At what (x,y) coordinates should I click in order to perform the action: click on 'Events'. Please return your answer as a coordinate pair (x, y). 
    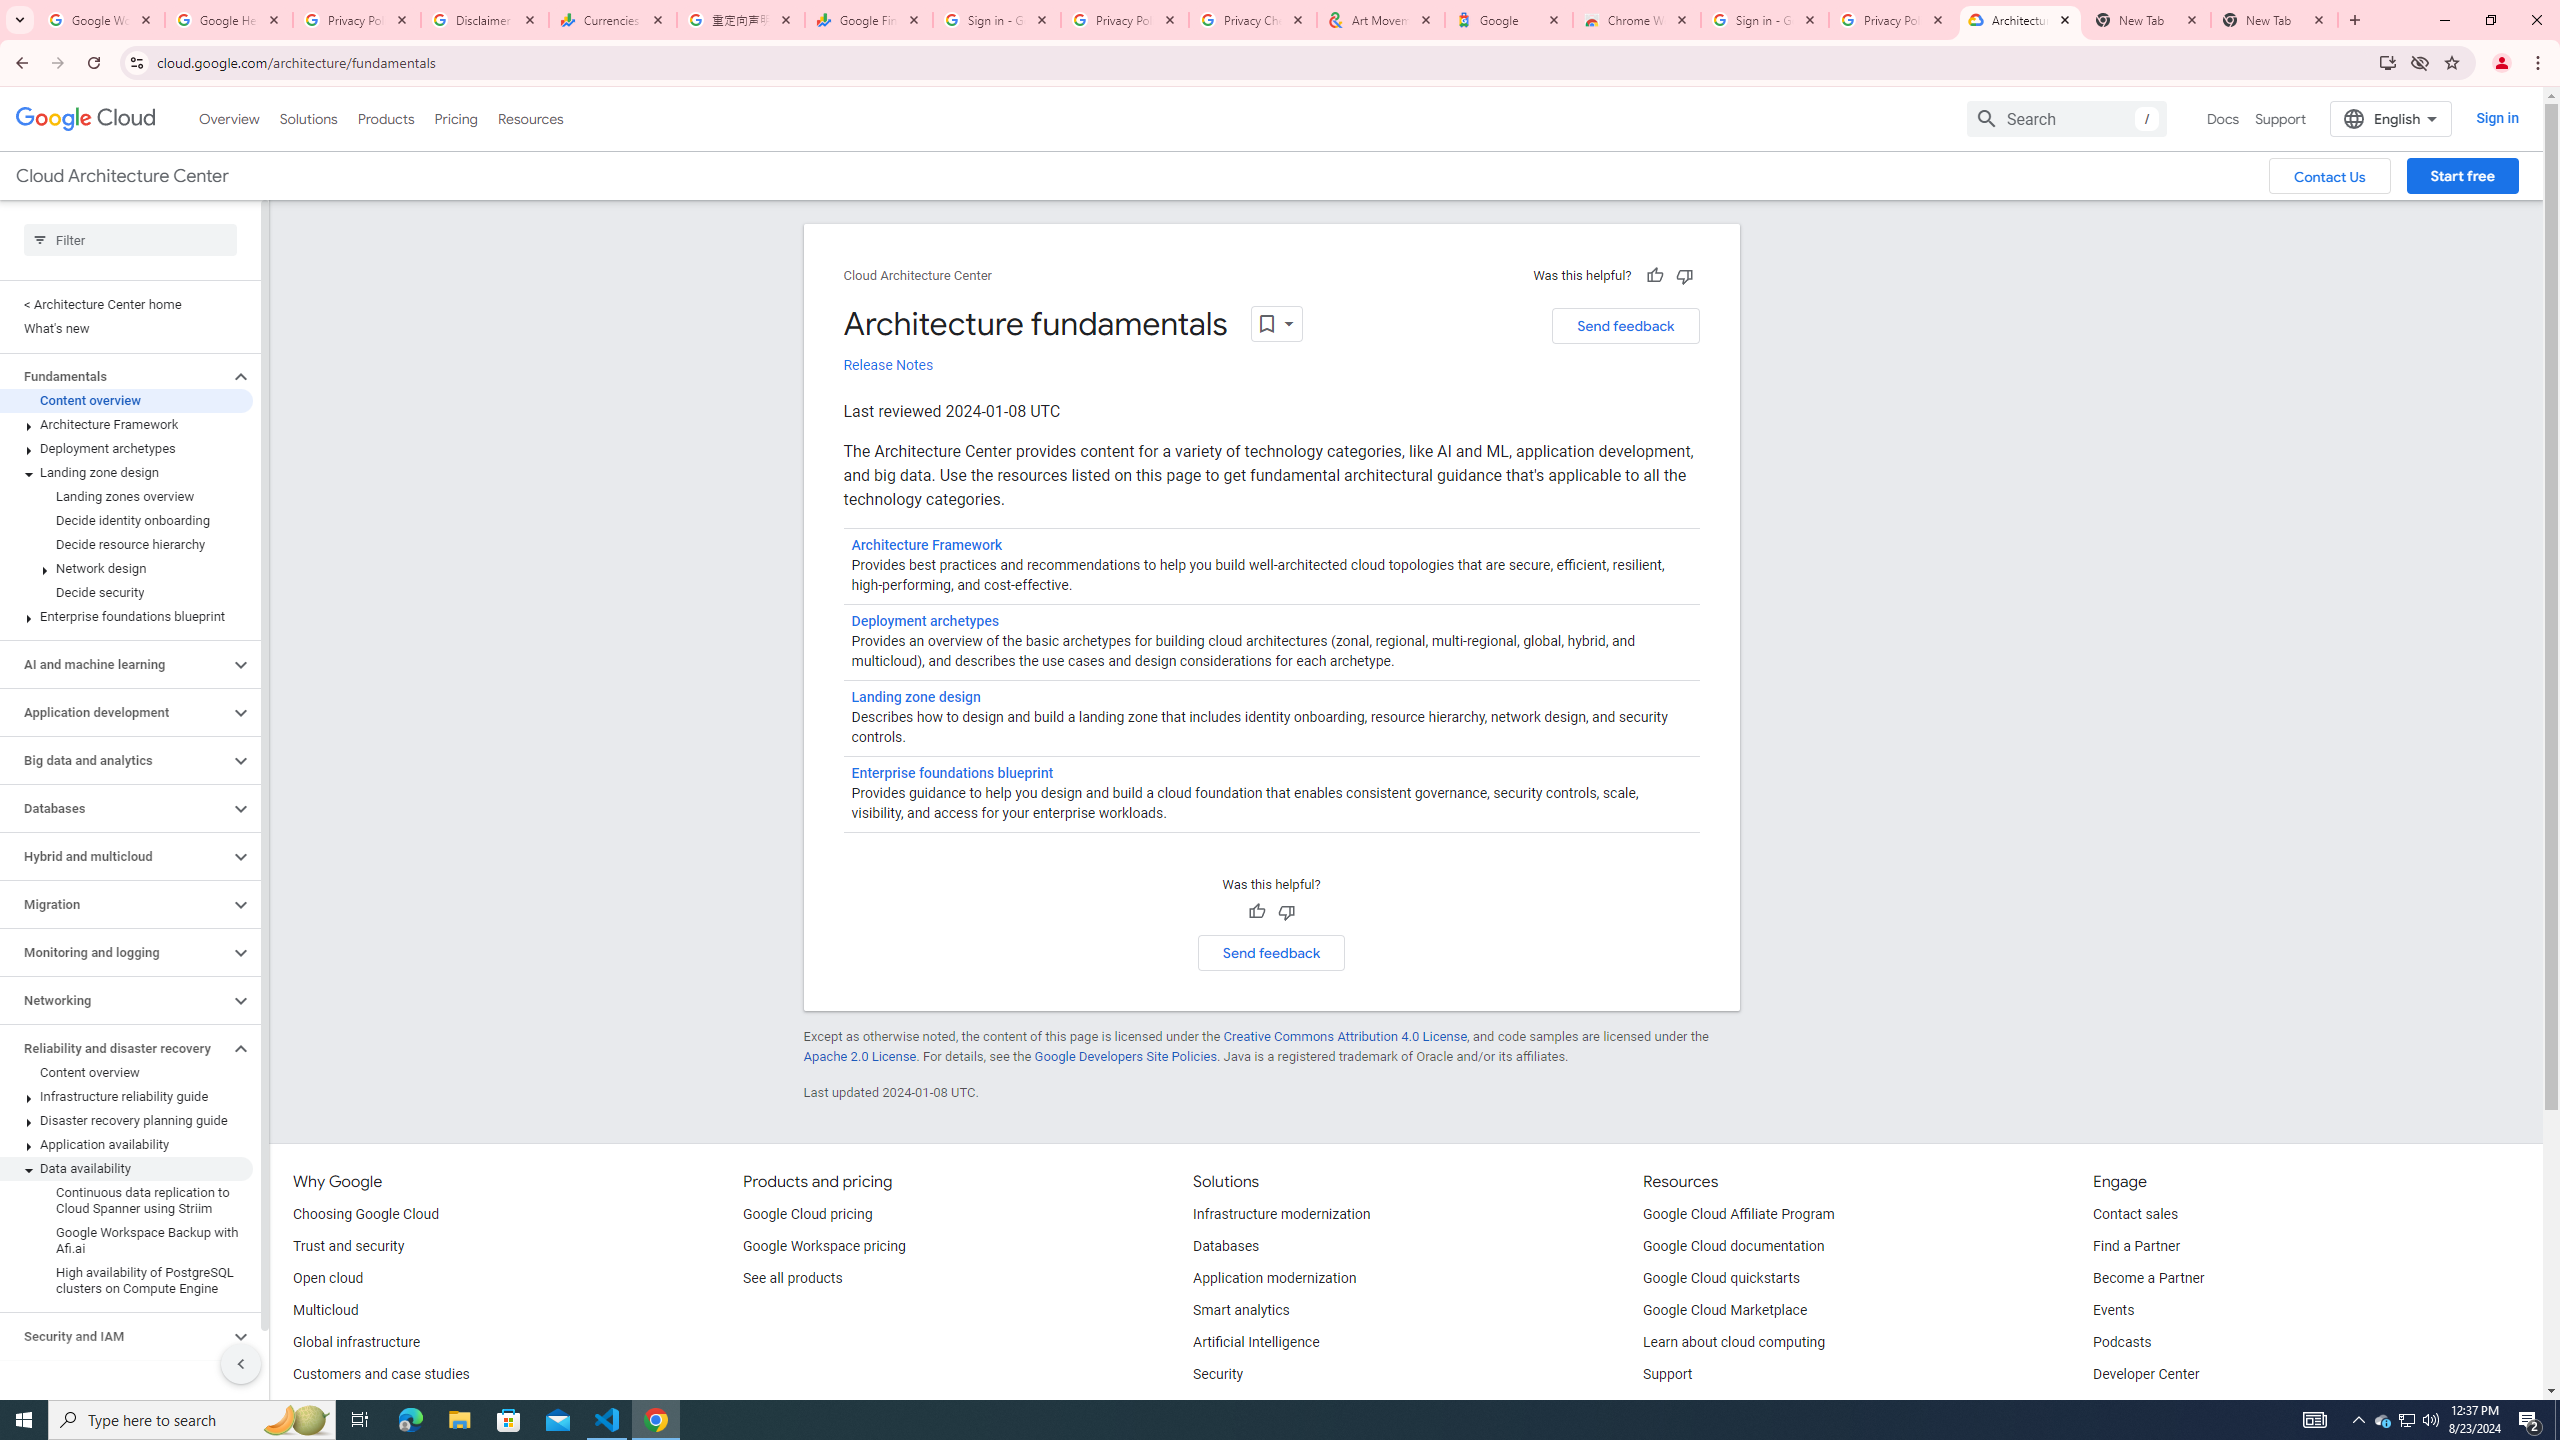
    Looking at the image, I should click on (2113, 1310).